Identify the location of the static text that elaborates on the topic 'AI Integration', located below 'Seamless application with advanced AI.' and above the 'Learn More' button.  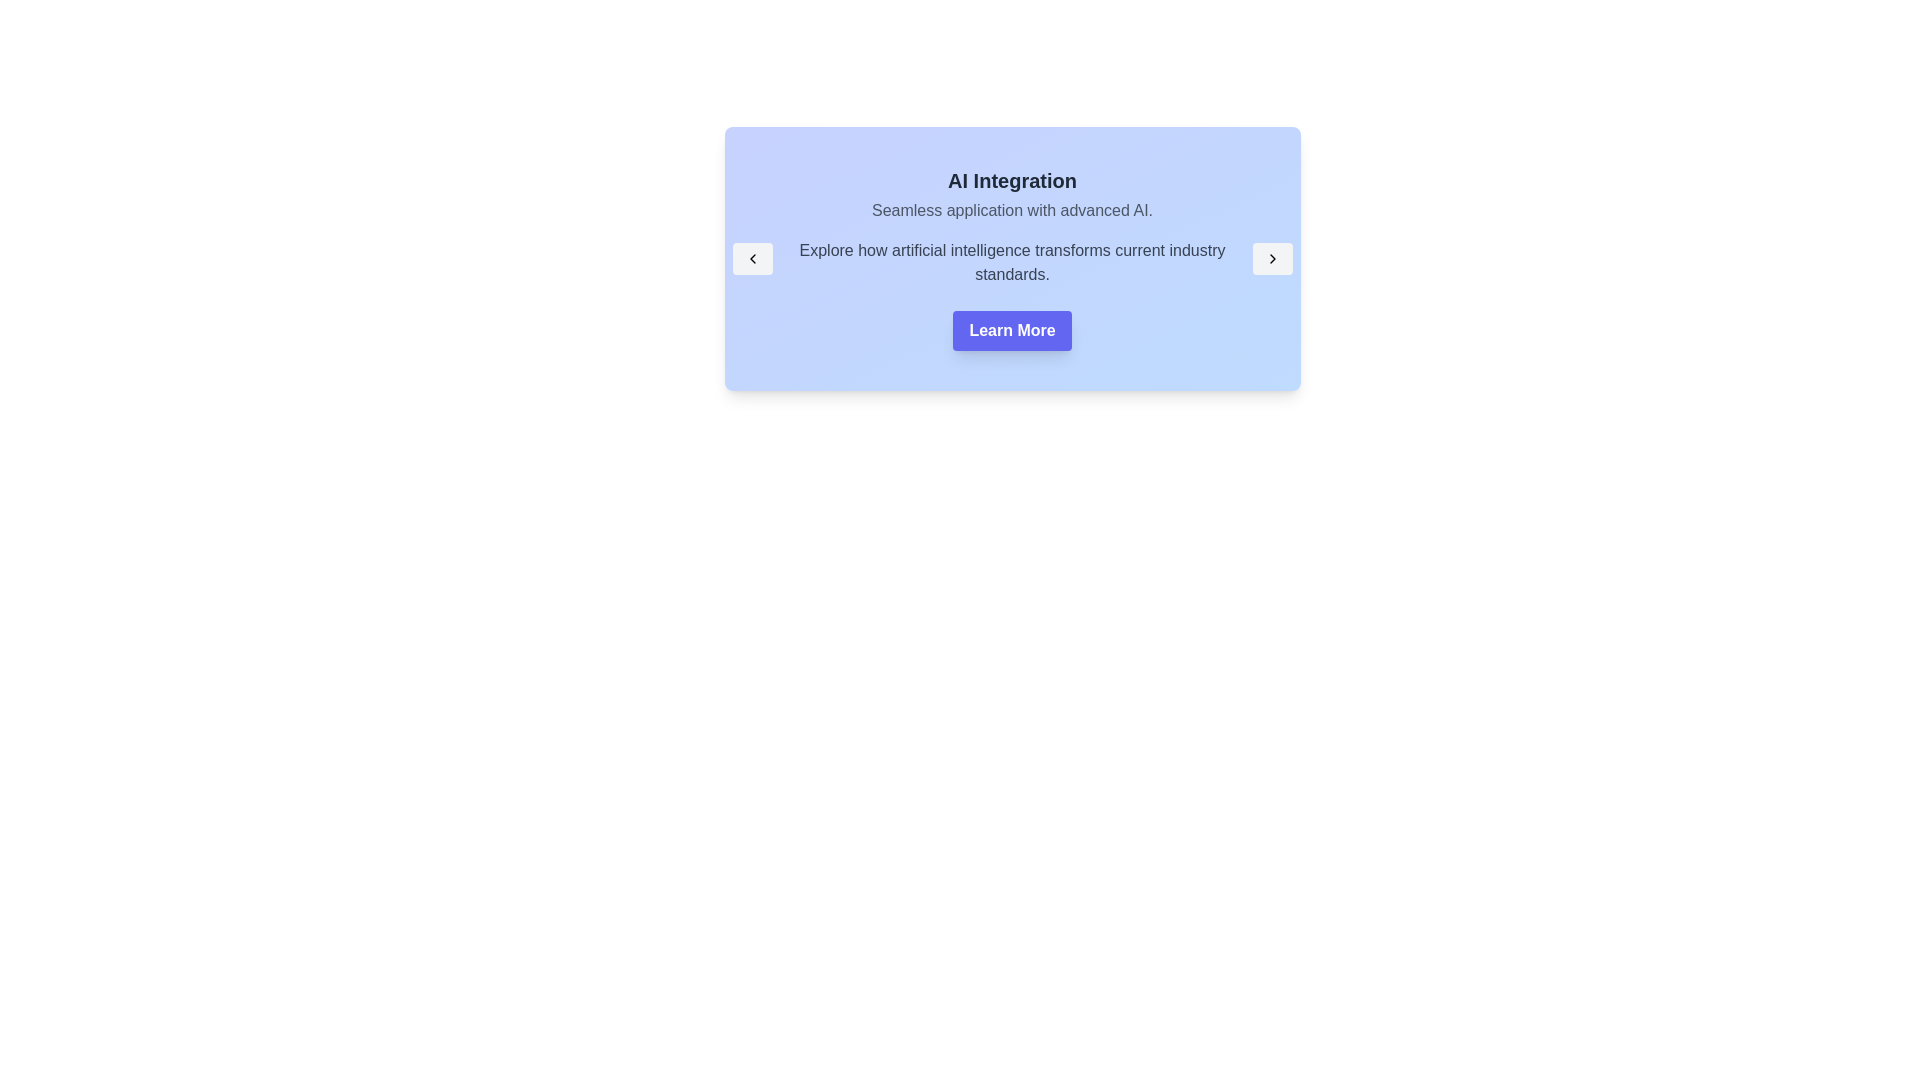
(1012, 261).